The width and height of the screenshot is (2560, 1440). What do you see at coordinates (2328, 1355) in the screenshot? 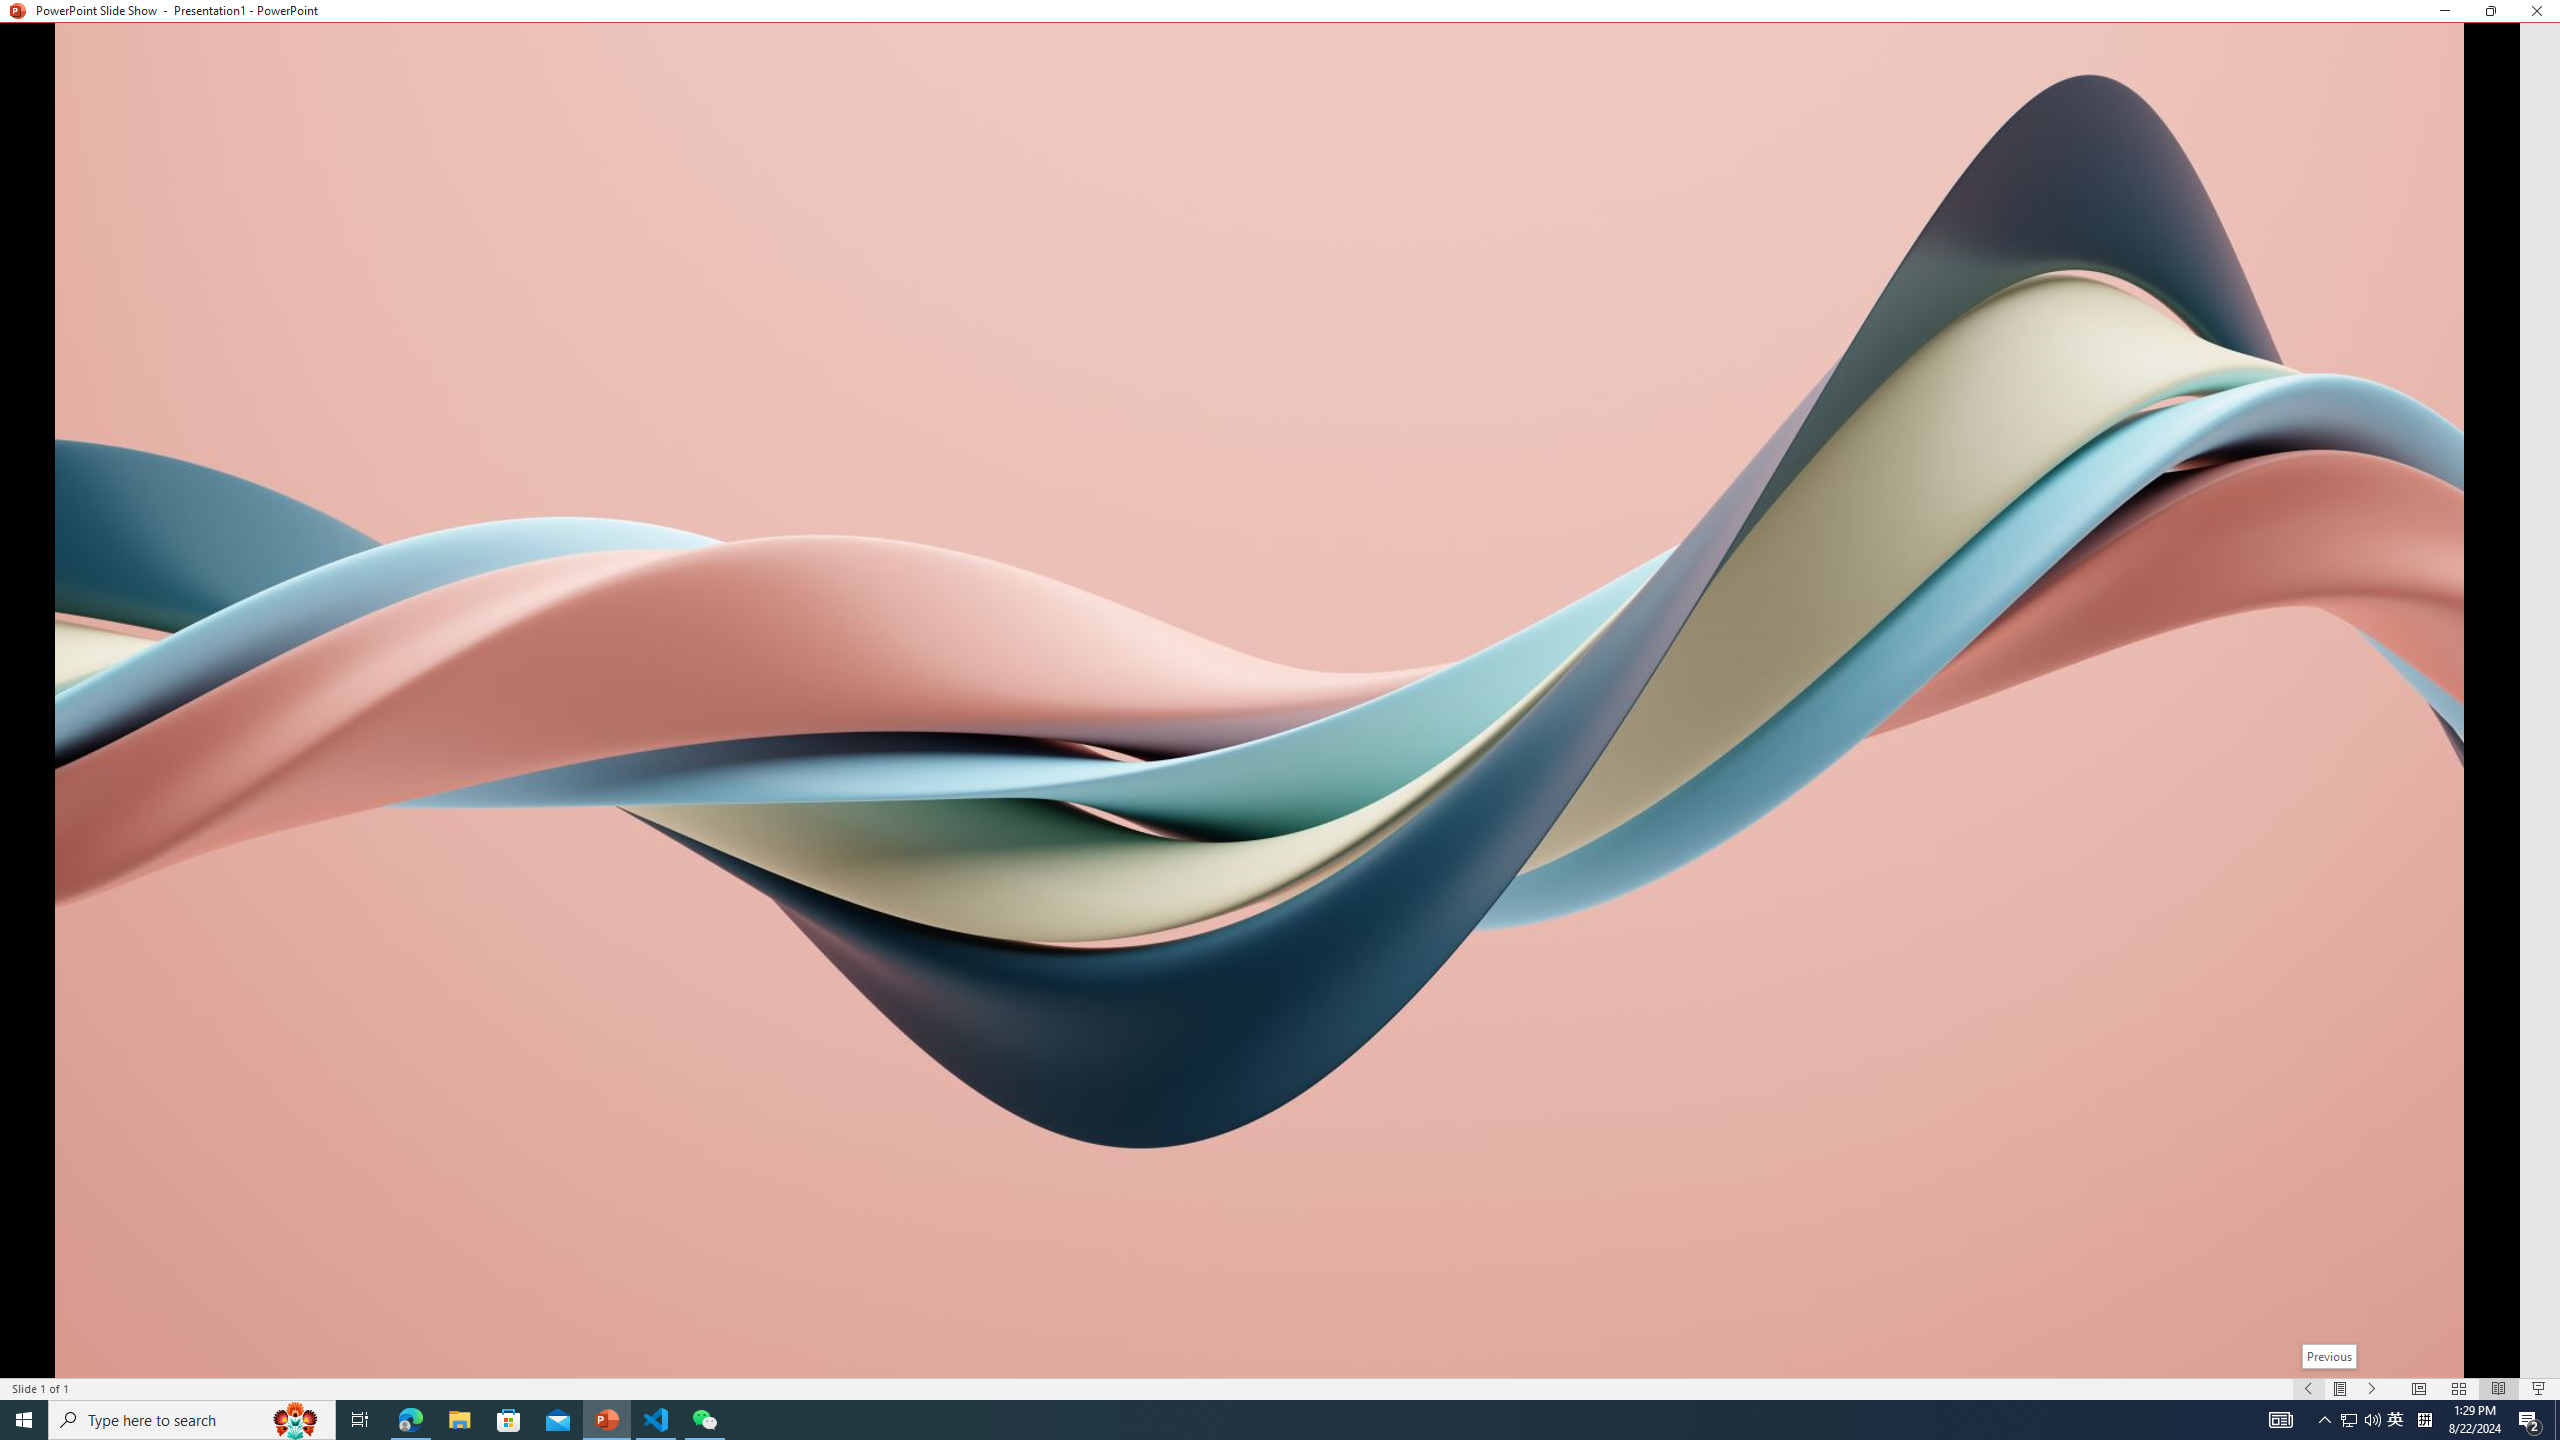
I see `'Previous'` at bounding box center [2328, 1355].